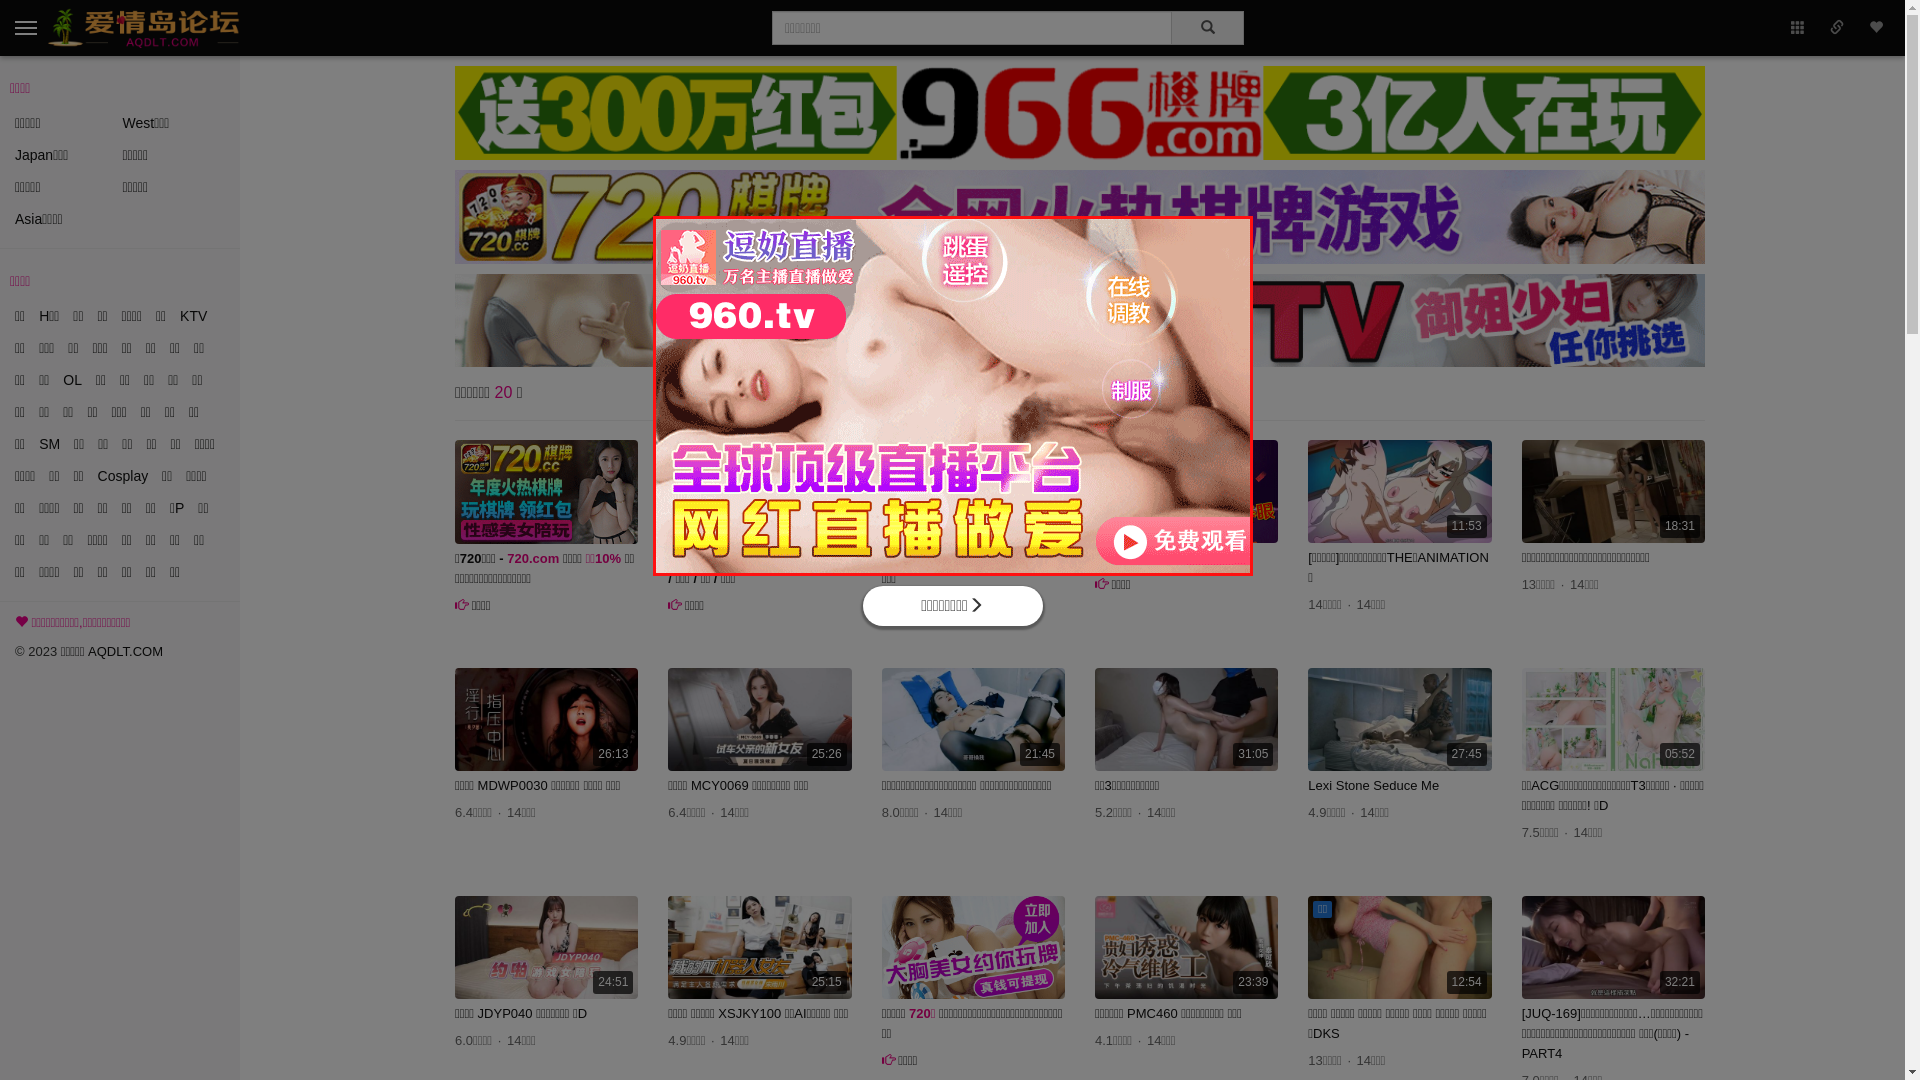 Image resolution: width=1920 pixels, height=1080 pixels. Describe the element at coordinates (180, 315) in the screenshot. I see `'KTV'` at that location.